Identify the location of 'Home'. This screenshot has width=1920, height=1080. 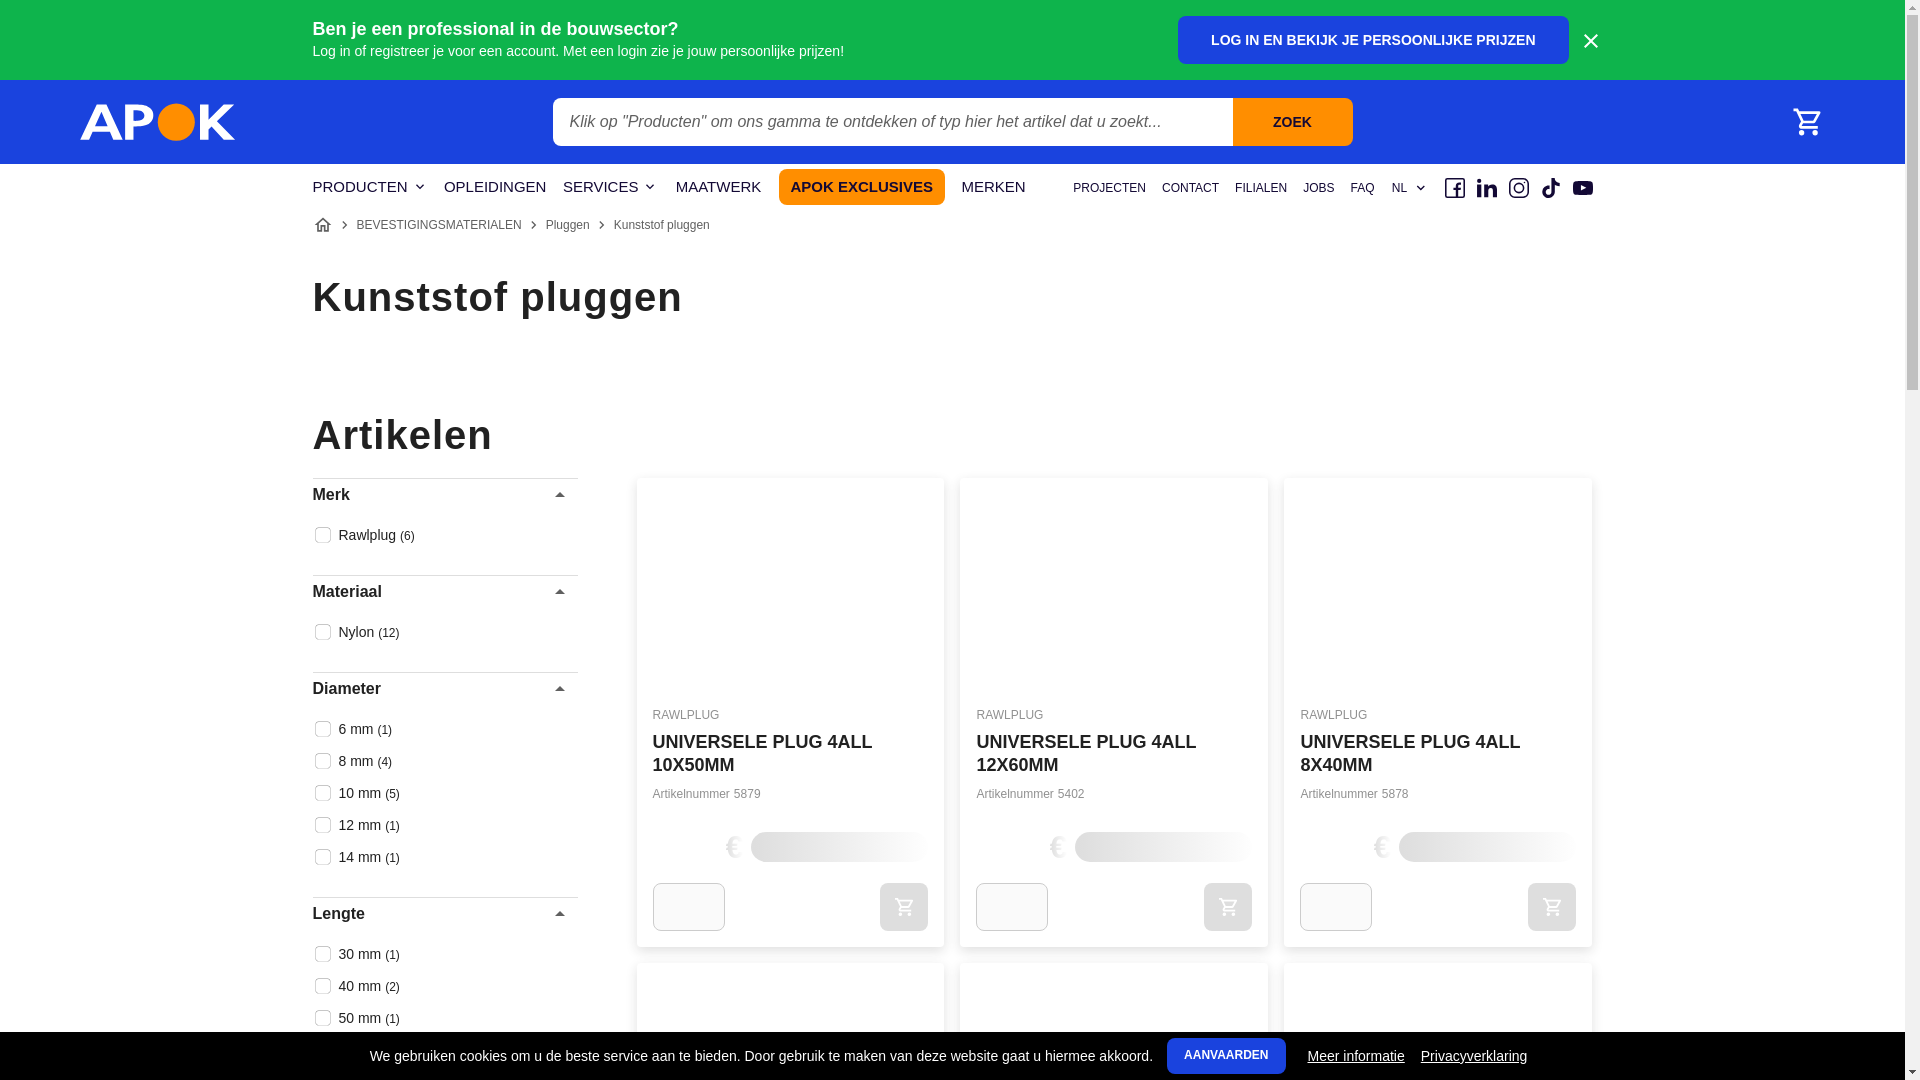
(321, 224).